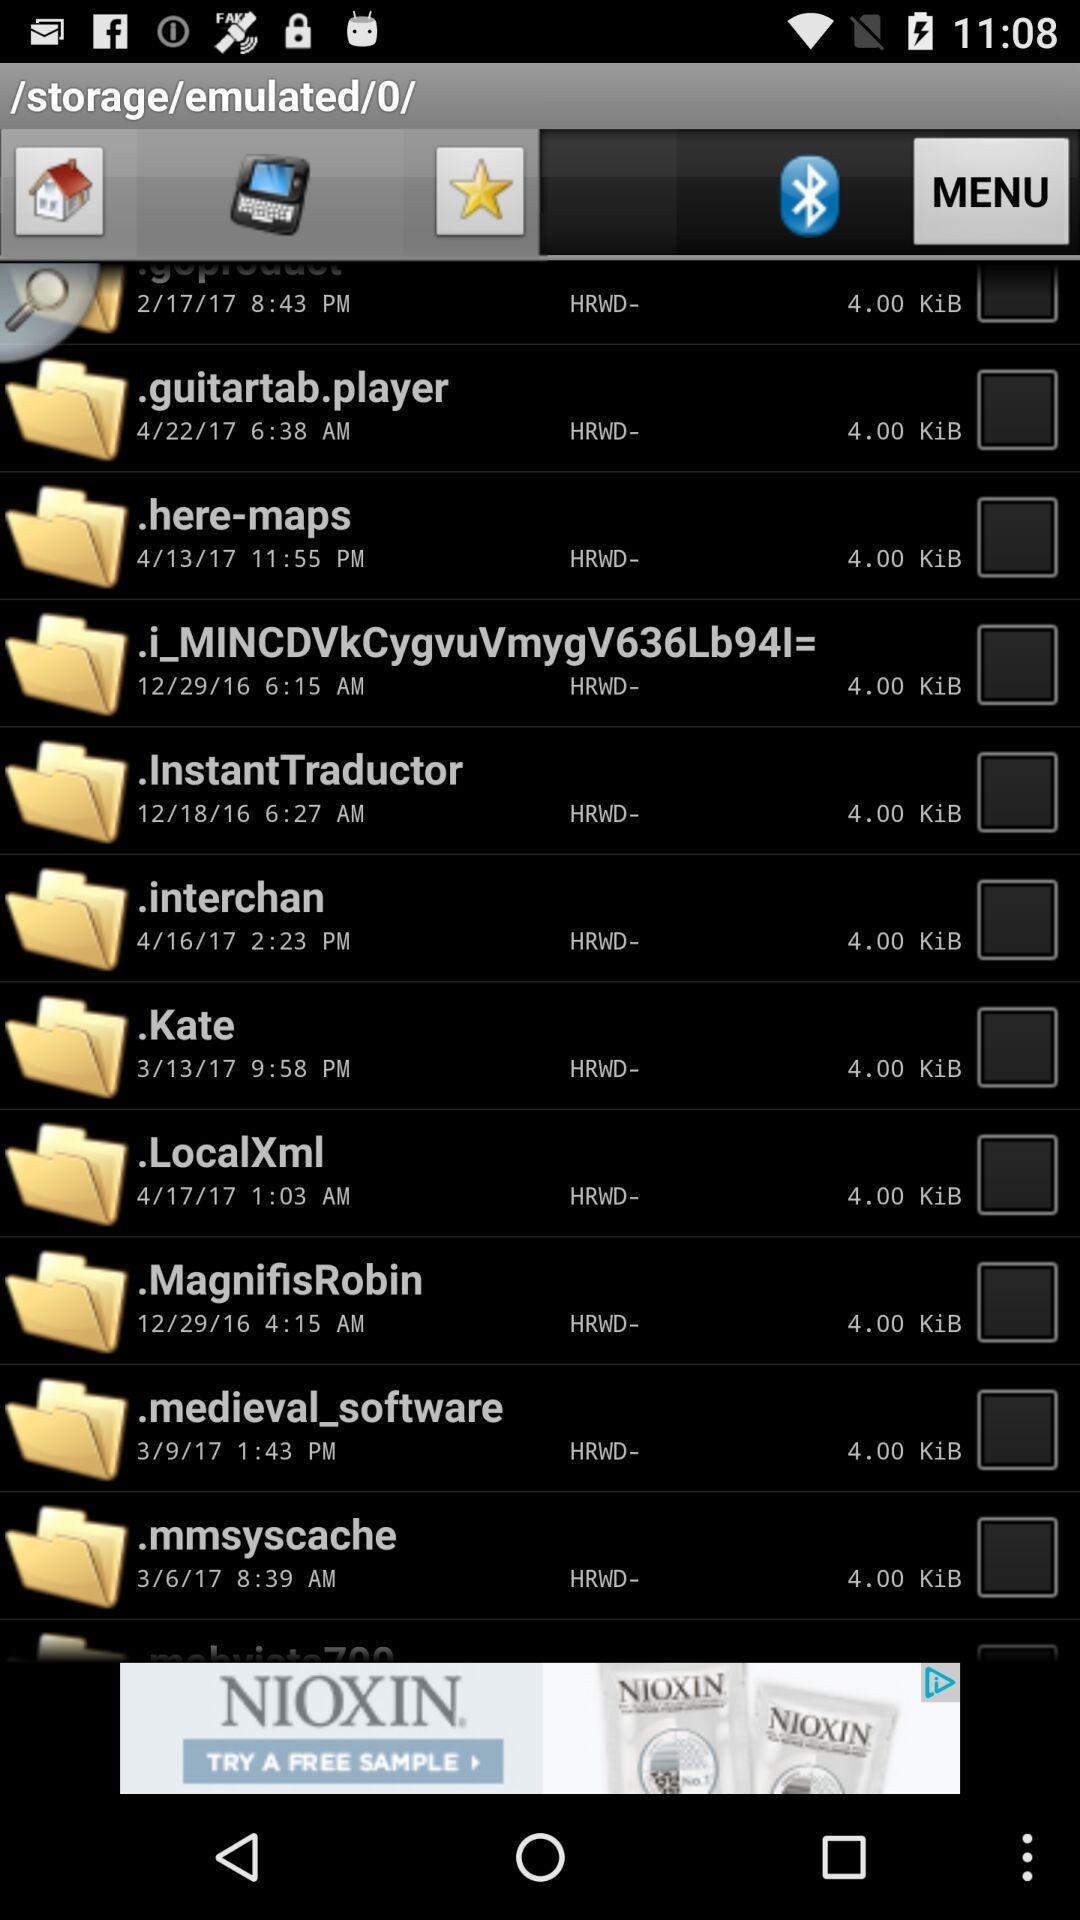 The height and width of the screenshot is (1920, 1080). What do you see at coordinates (1023, 1554) in the screenshot?
I see `folder` at bounding box center [1023, 1554].